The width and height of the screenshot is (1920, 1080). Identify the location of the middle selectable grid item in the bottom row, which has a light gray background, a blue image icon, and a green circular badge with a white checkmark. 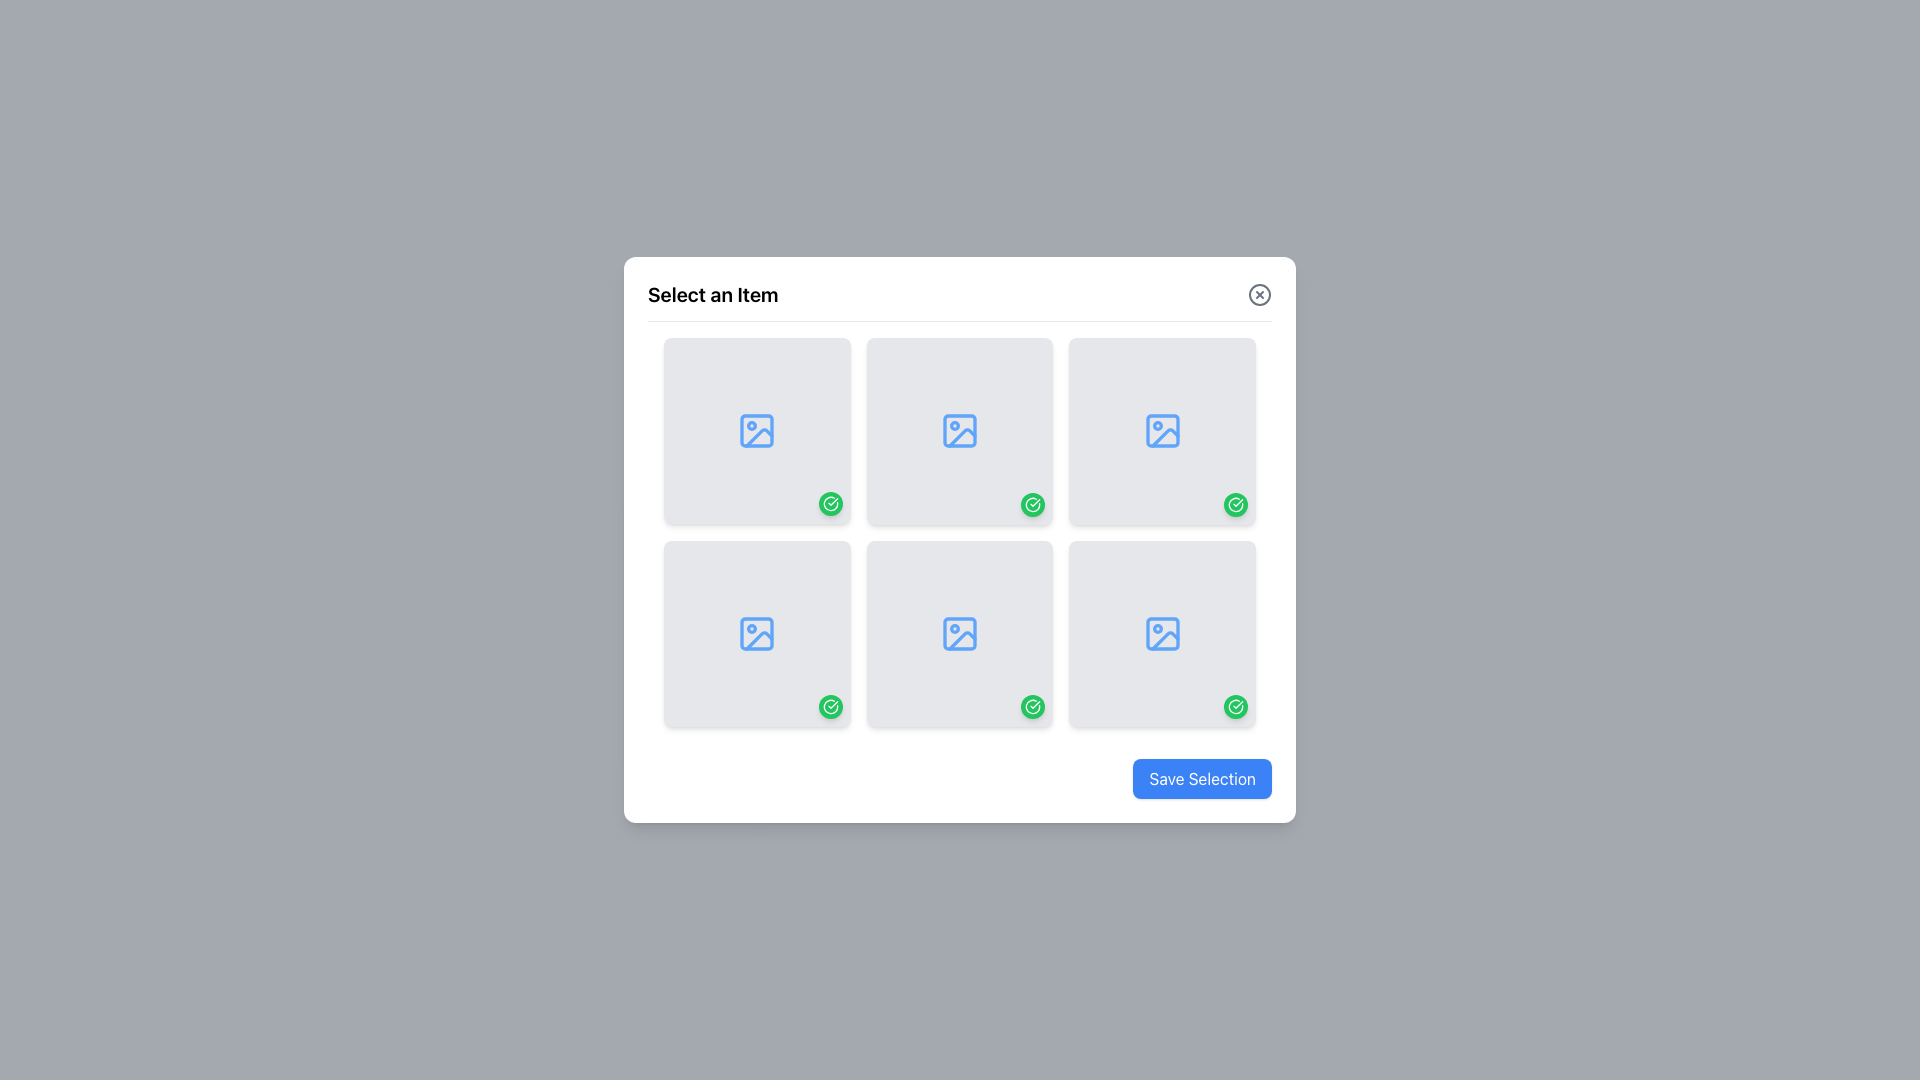
(960, 633).